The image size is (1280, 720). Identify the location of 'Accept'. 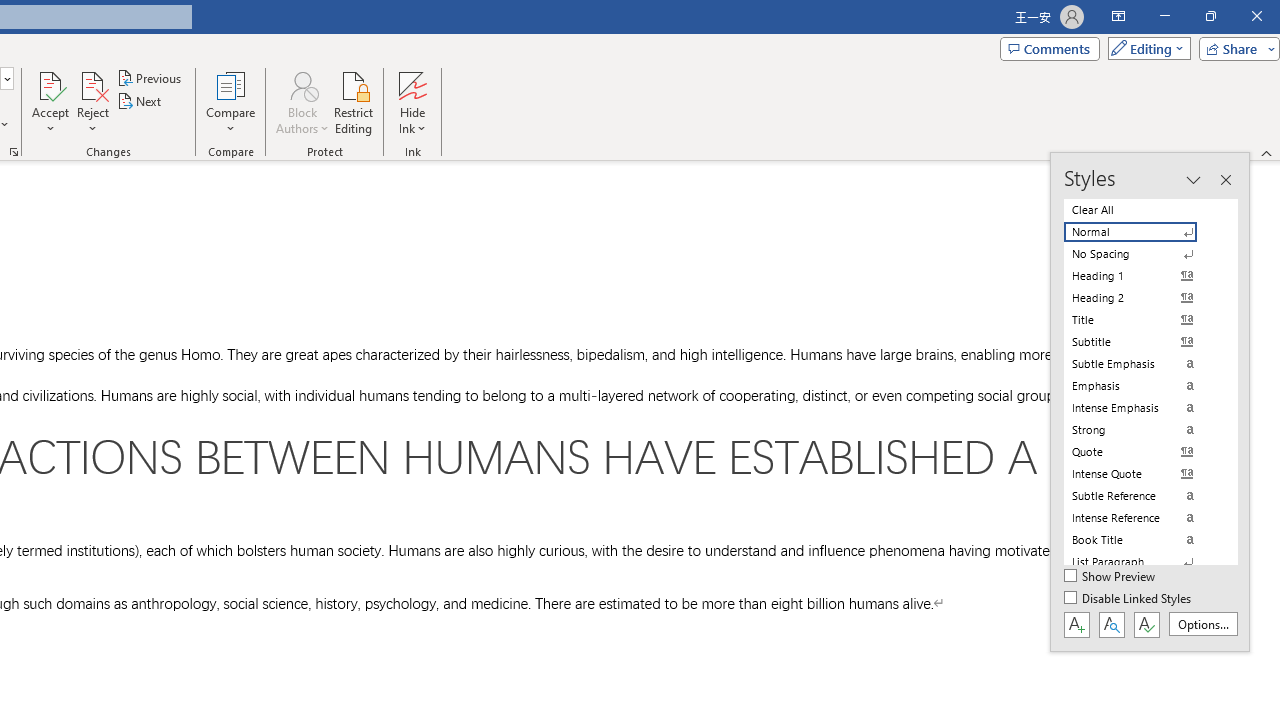
(50, 103).